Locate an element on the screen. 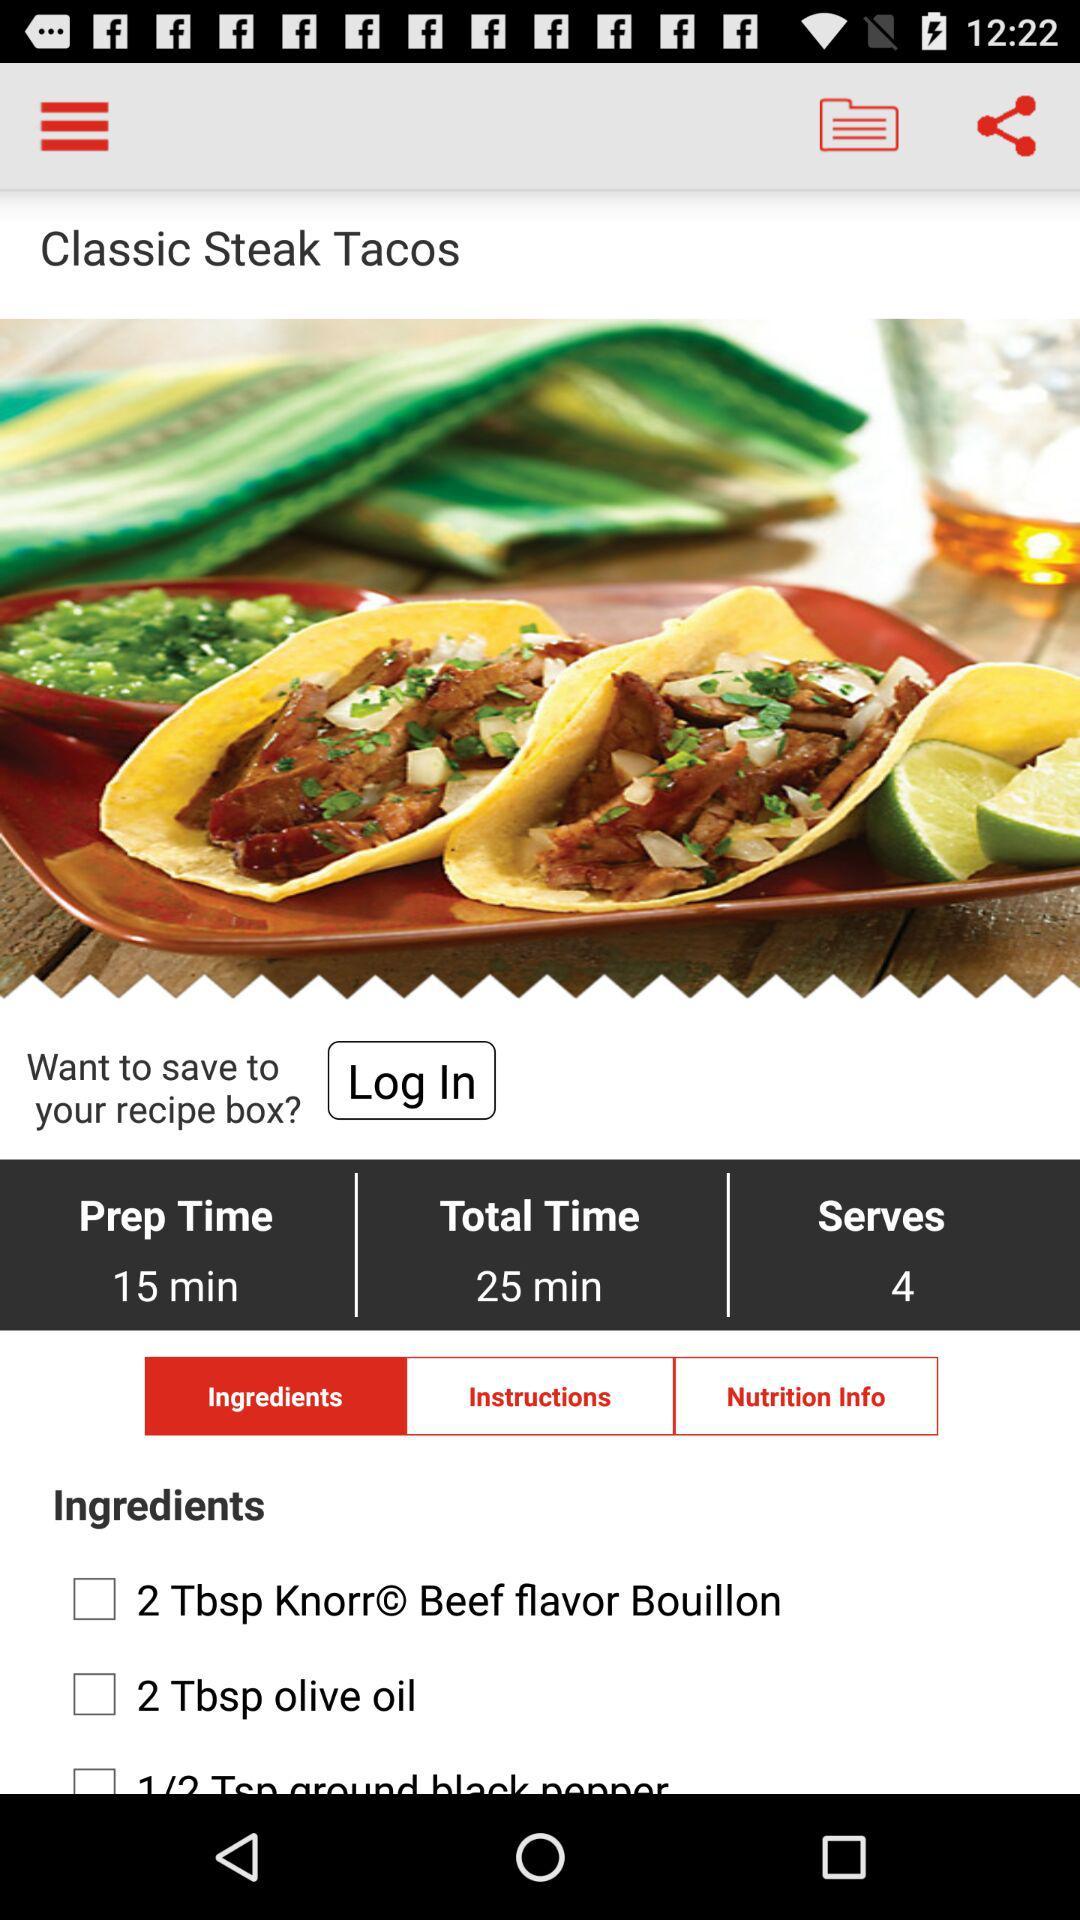 This screenshot has height=1920, width=1080. the icon next to nutrition info is located at coordinates (540, 1395).